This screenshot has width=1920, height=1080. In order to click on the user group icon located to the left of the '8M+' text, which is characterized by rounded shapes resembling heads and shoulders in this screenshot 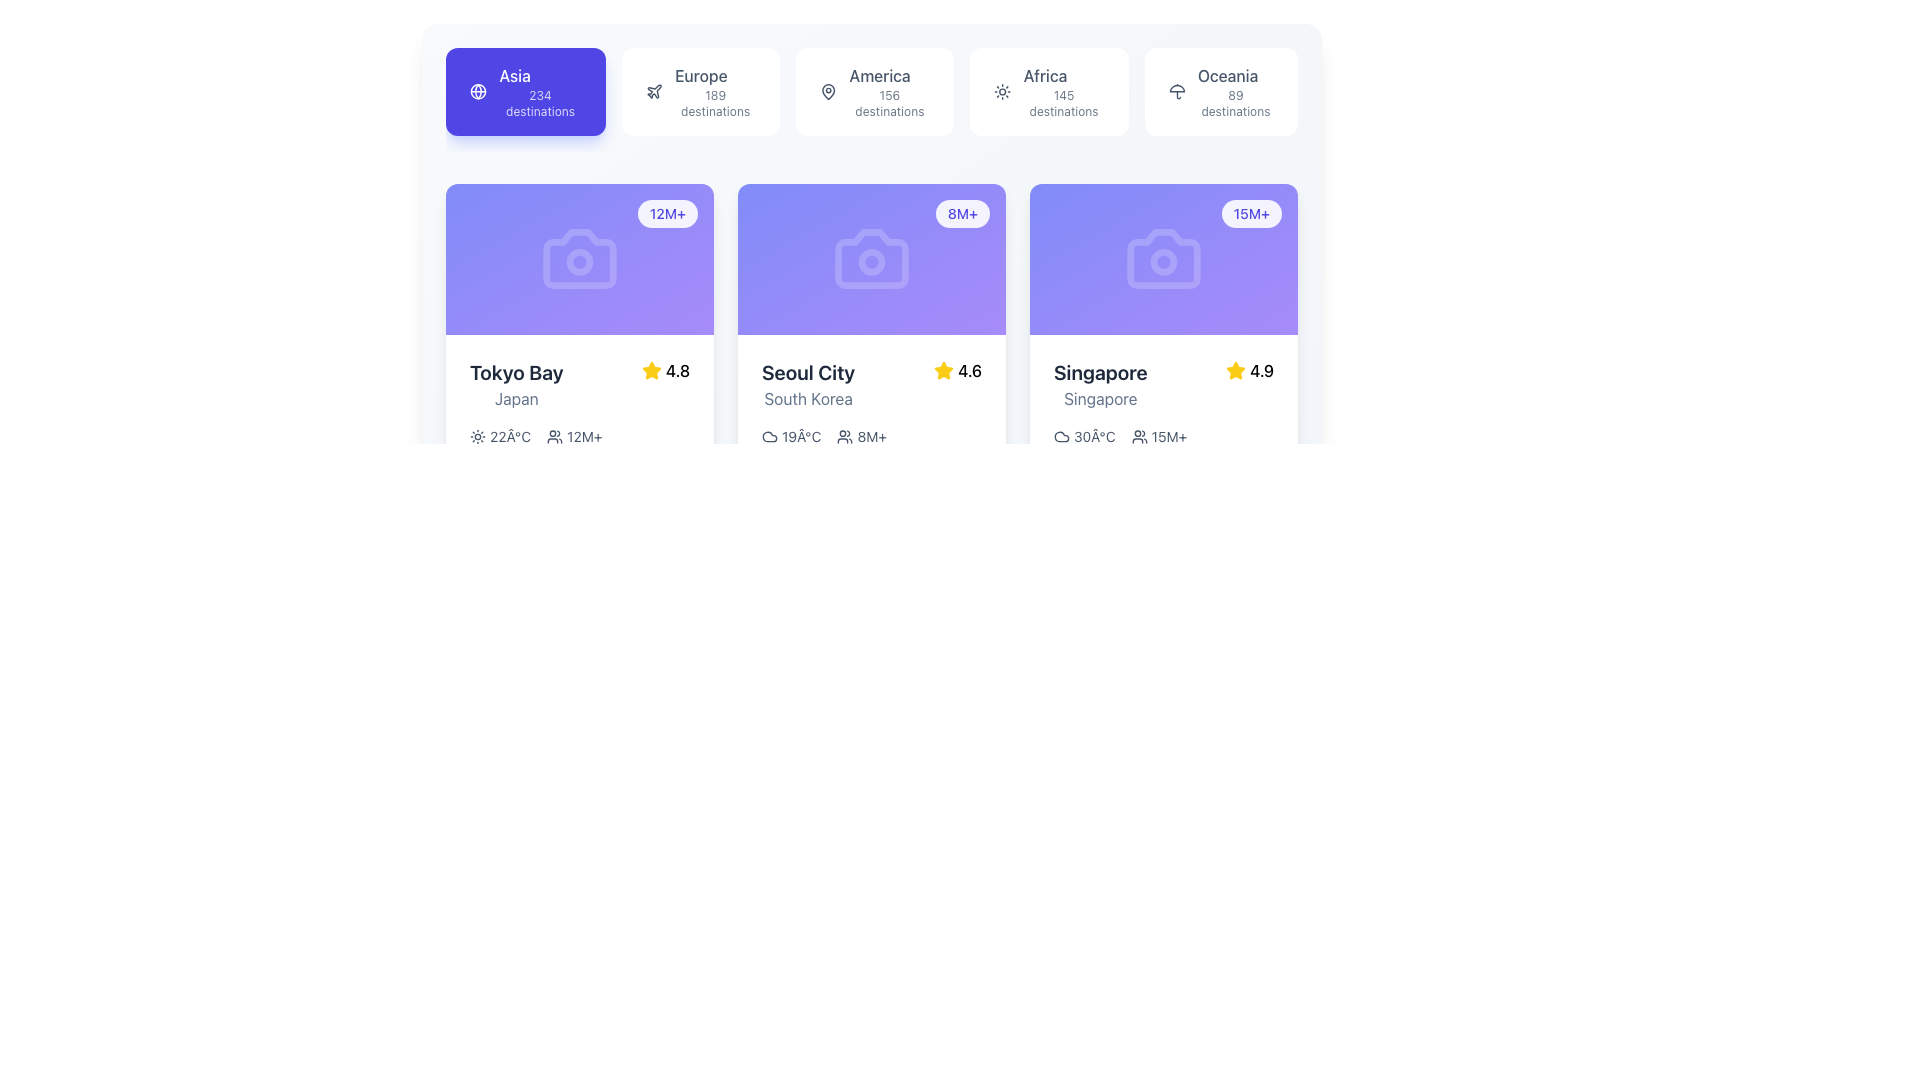, I will do `click(845, 435)`.